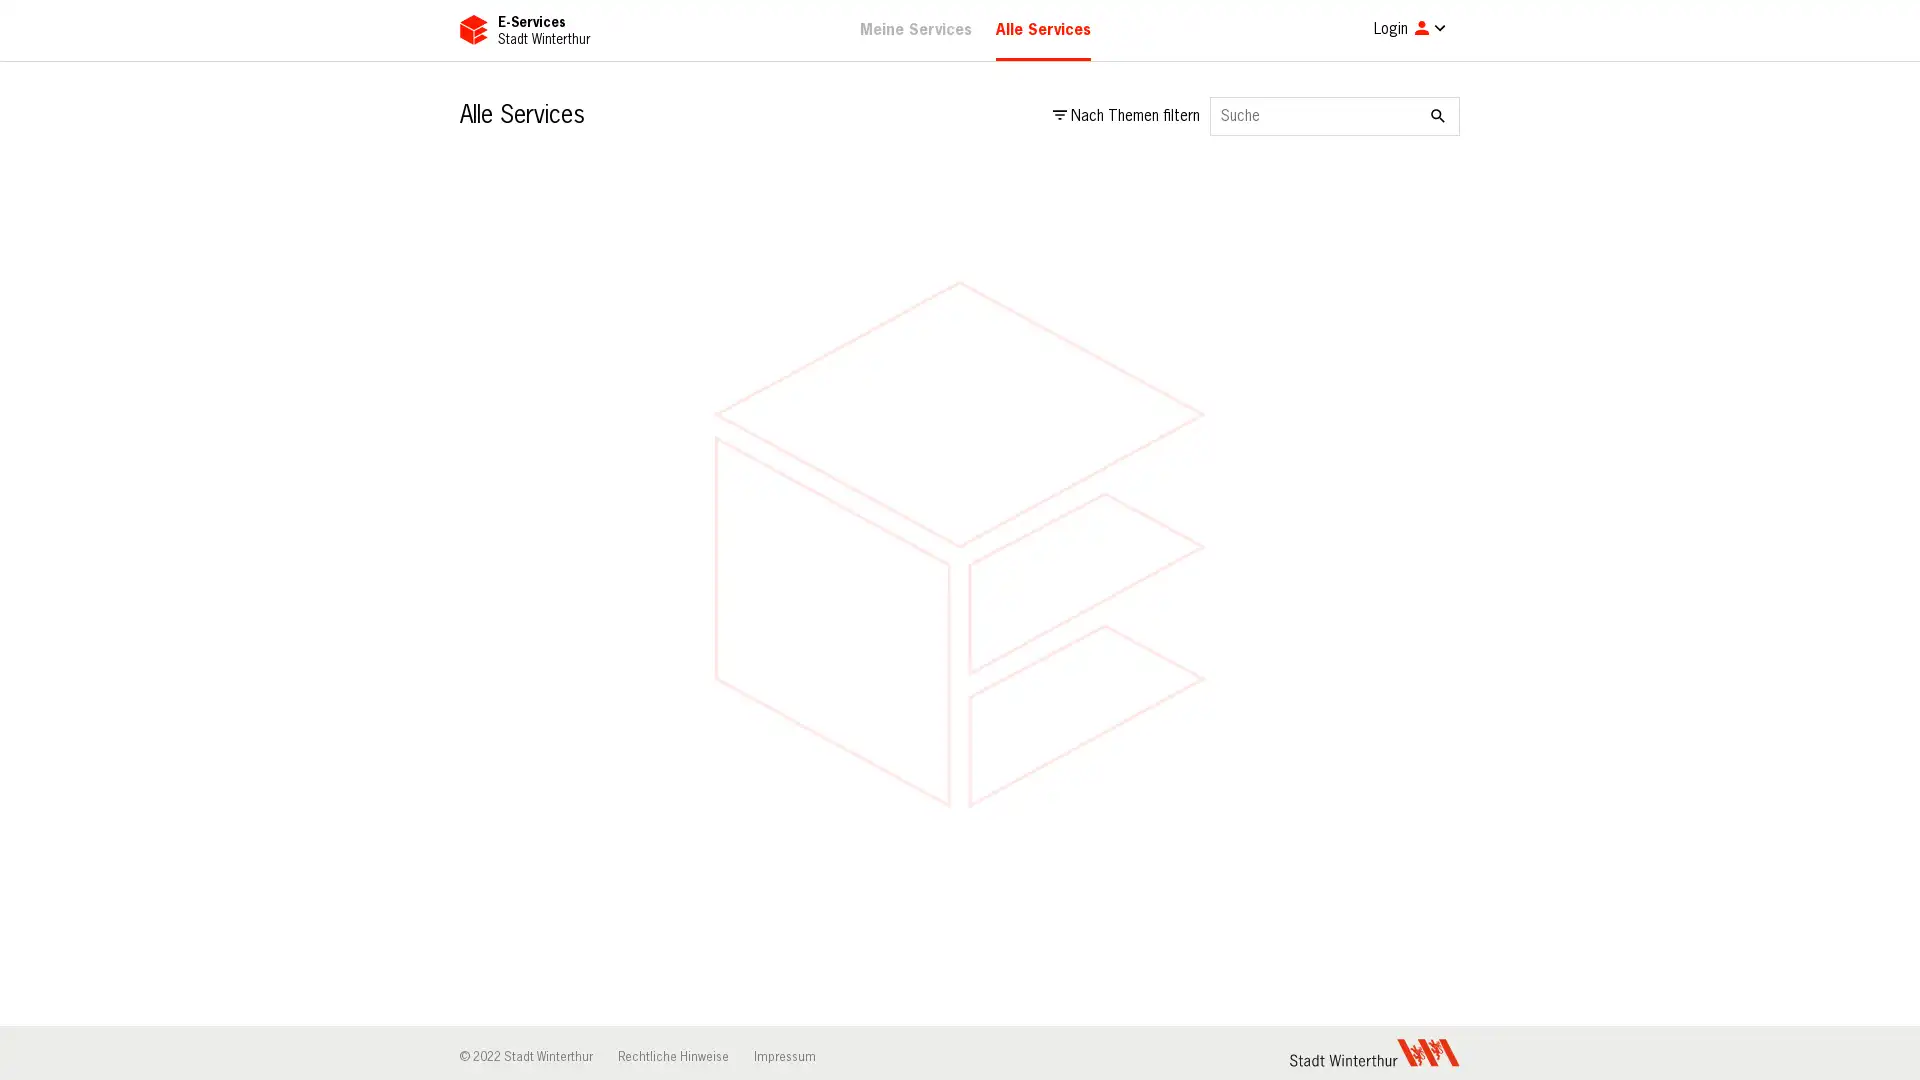 The width and height of the screenshot is (1920, 1080). I want to click on Service Adressanderung (Stadtwerk Winterthur) zu Meine Services hinzufugen, so click(1429, 203).